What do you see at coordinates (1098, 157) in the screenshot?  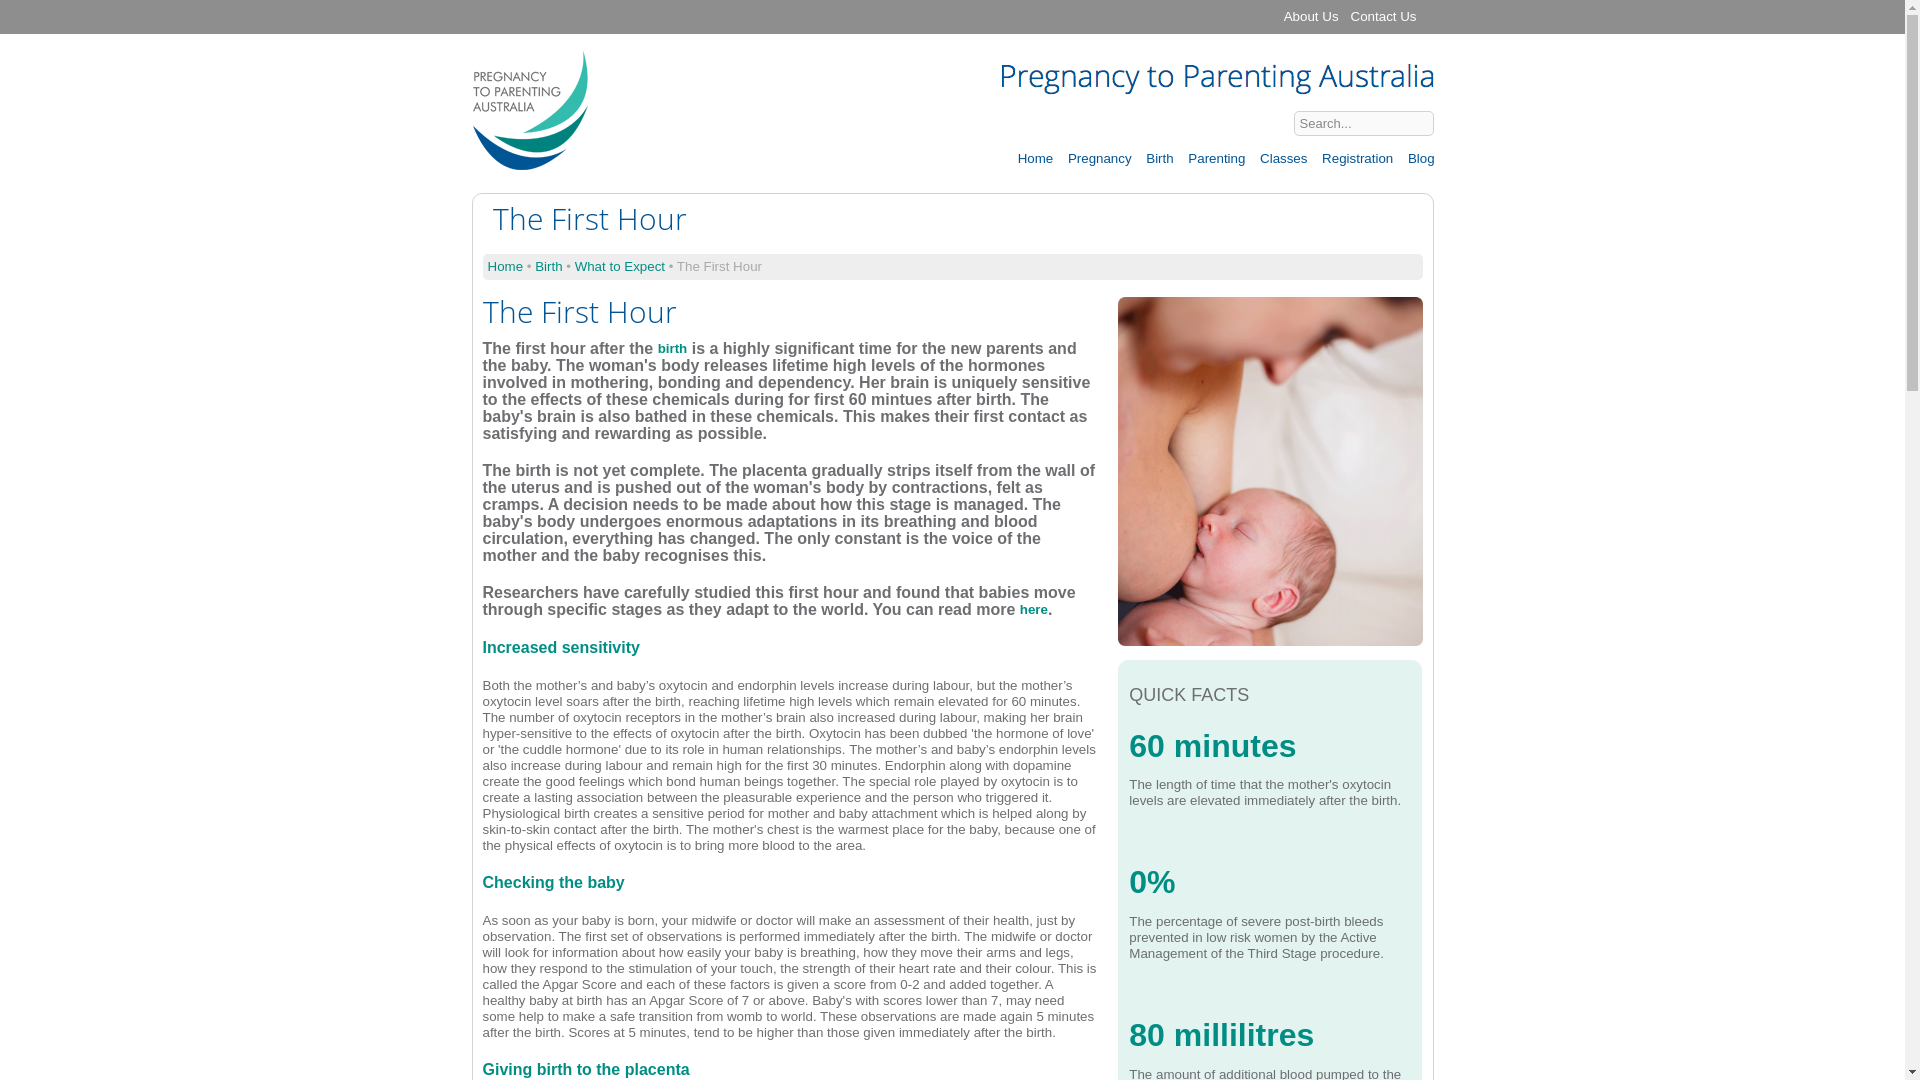 I see `'Pregnancy'` at bounding box center [1098, 157].